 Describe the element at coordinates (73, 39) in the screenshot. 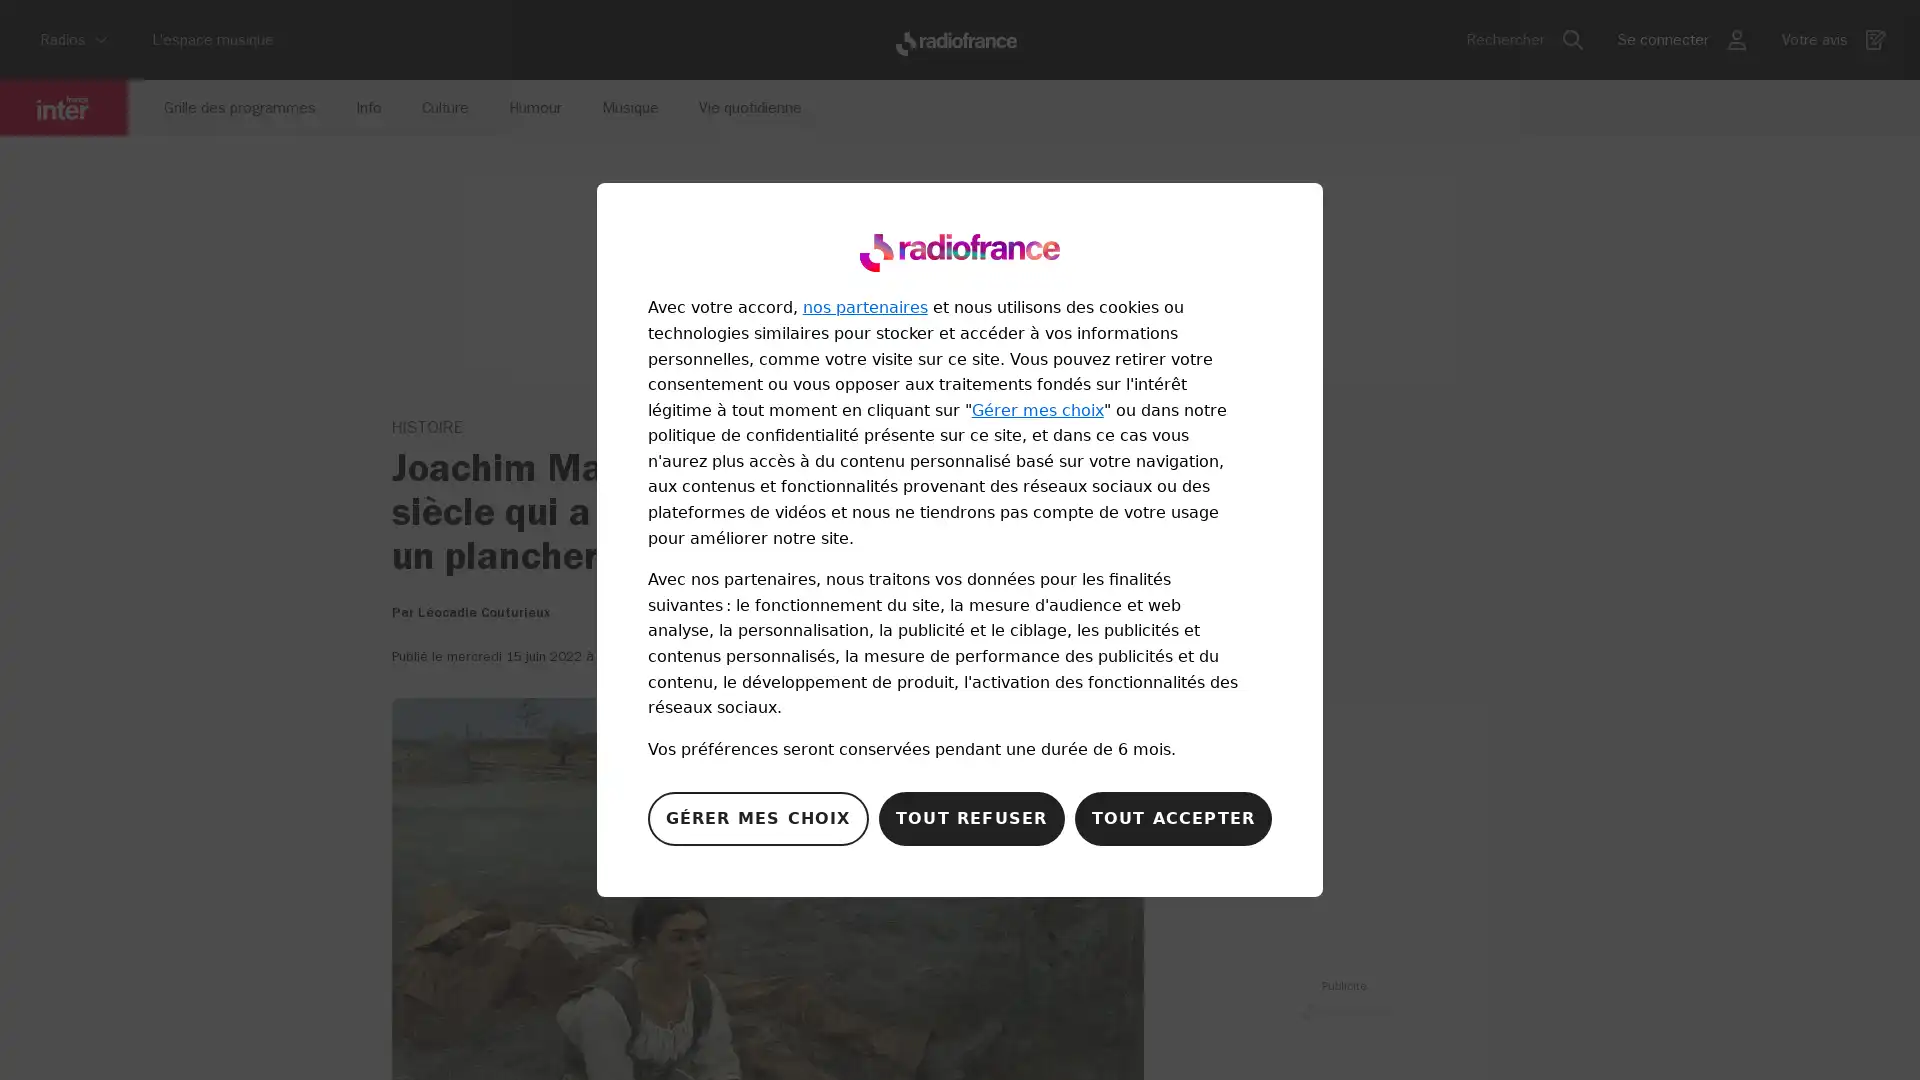

I see `Radios` at that location.